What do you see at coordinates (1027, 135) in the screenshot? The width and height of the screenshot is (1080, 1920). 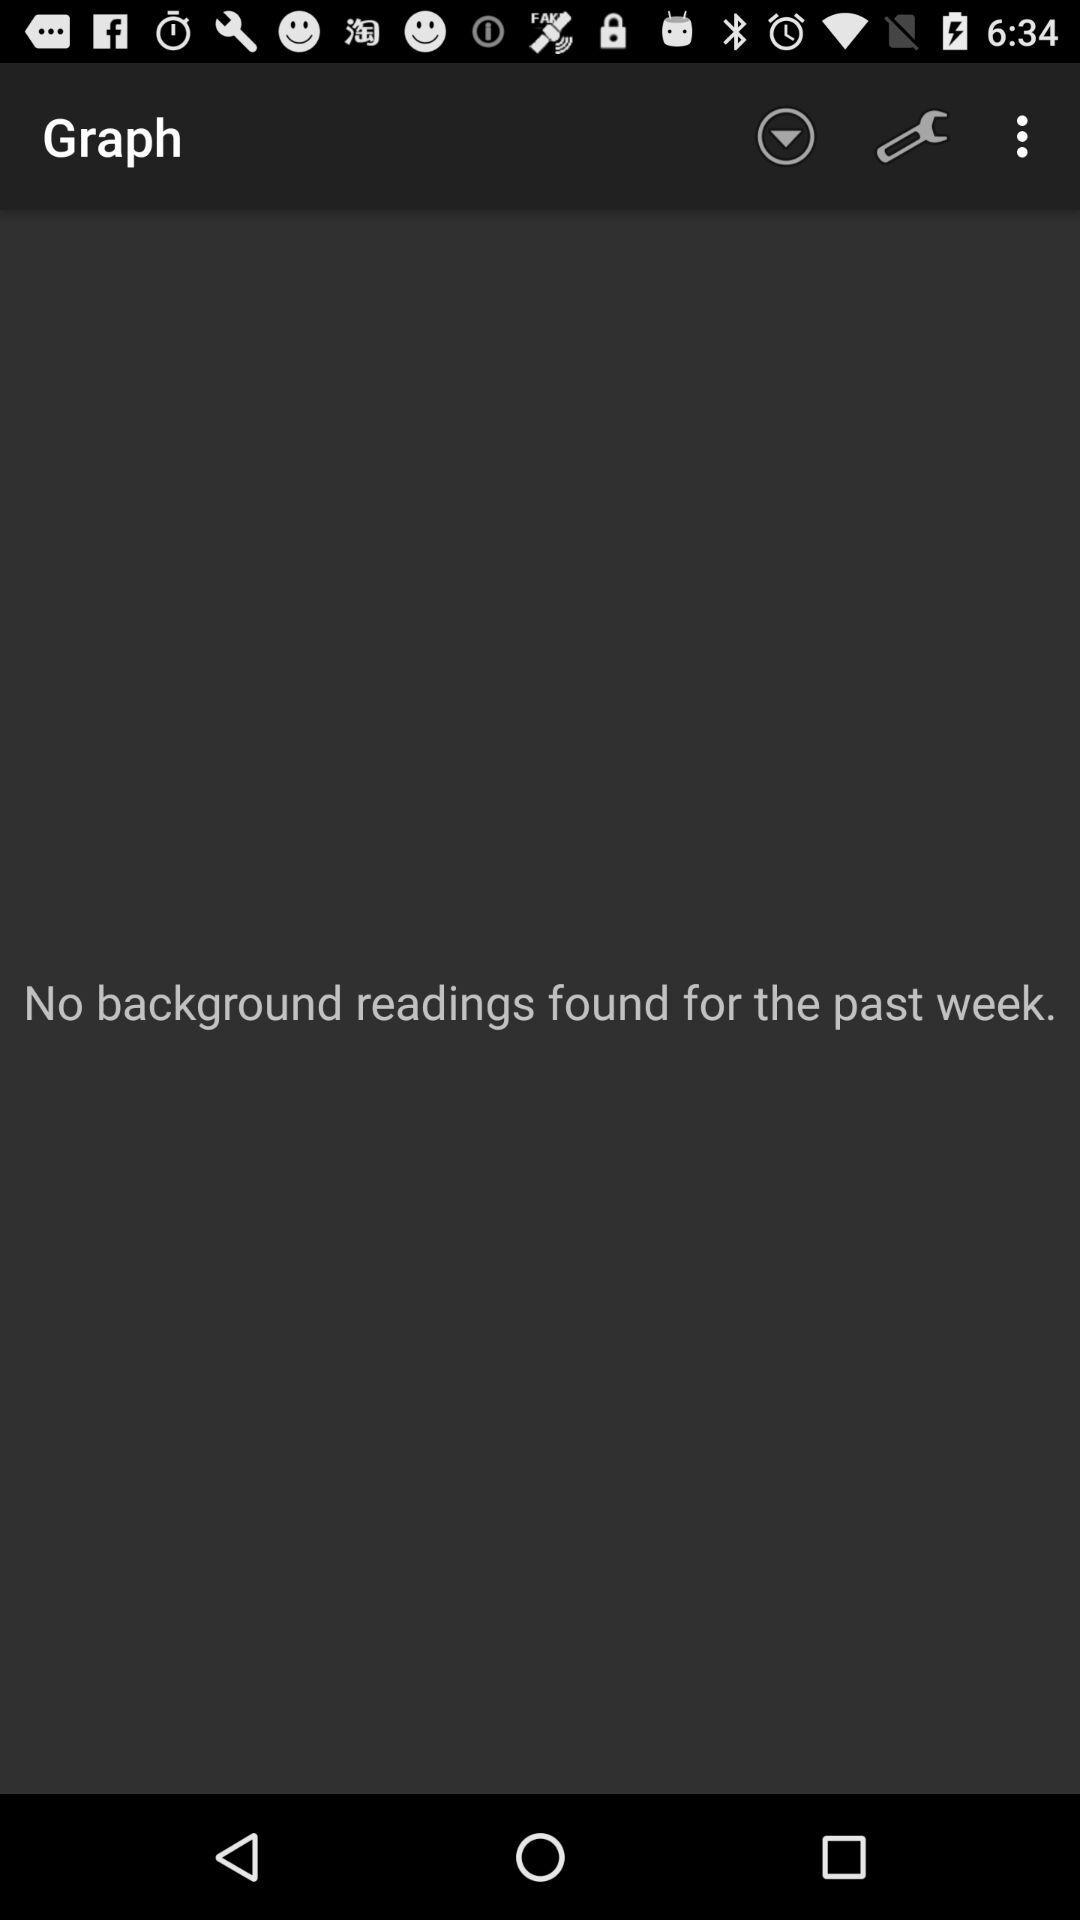 I see `the app above the no background readings app` at bounding box center [1027, 135].